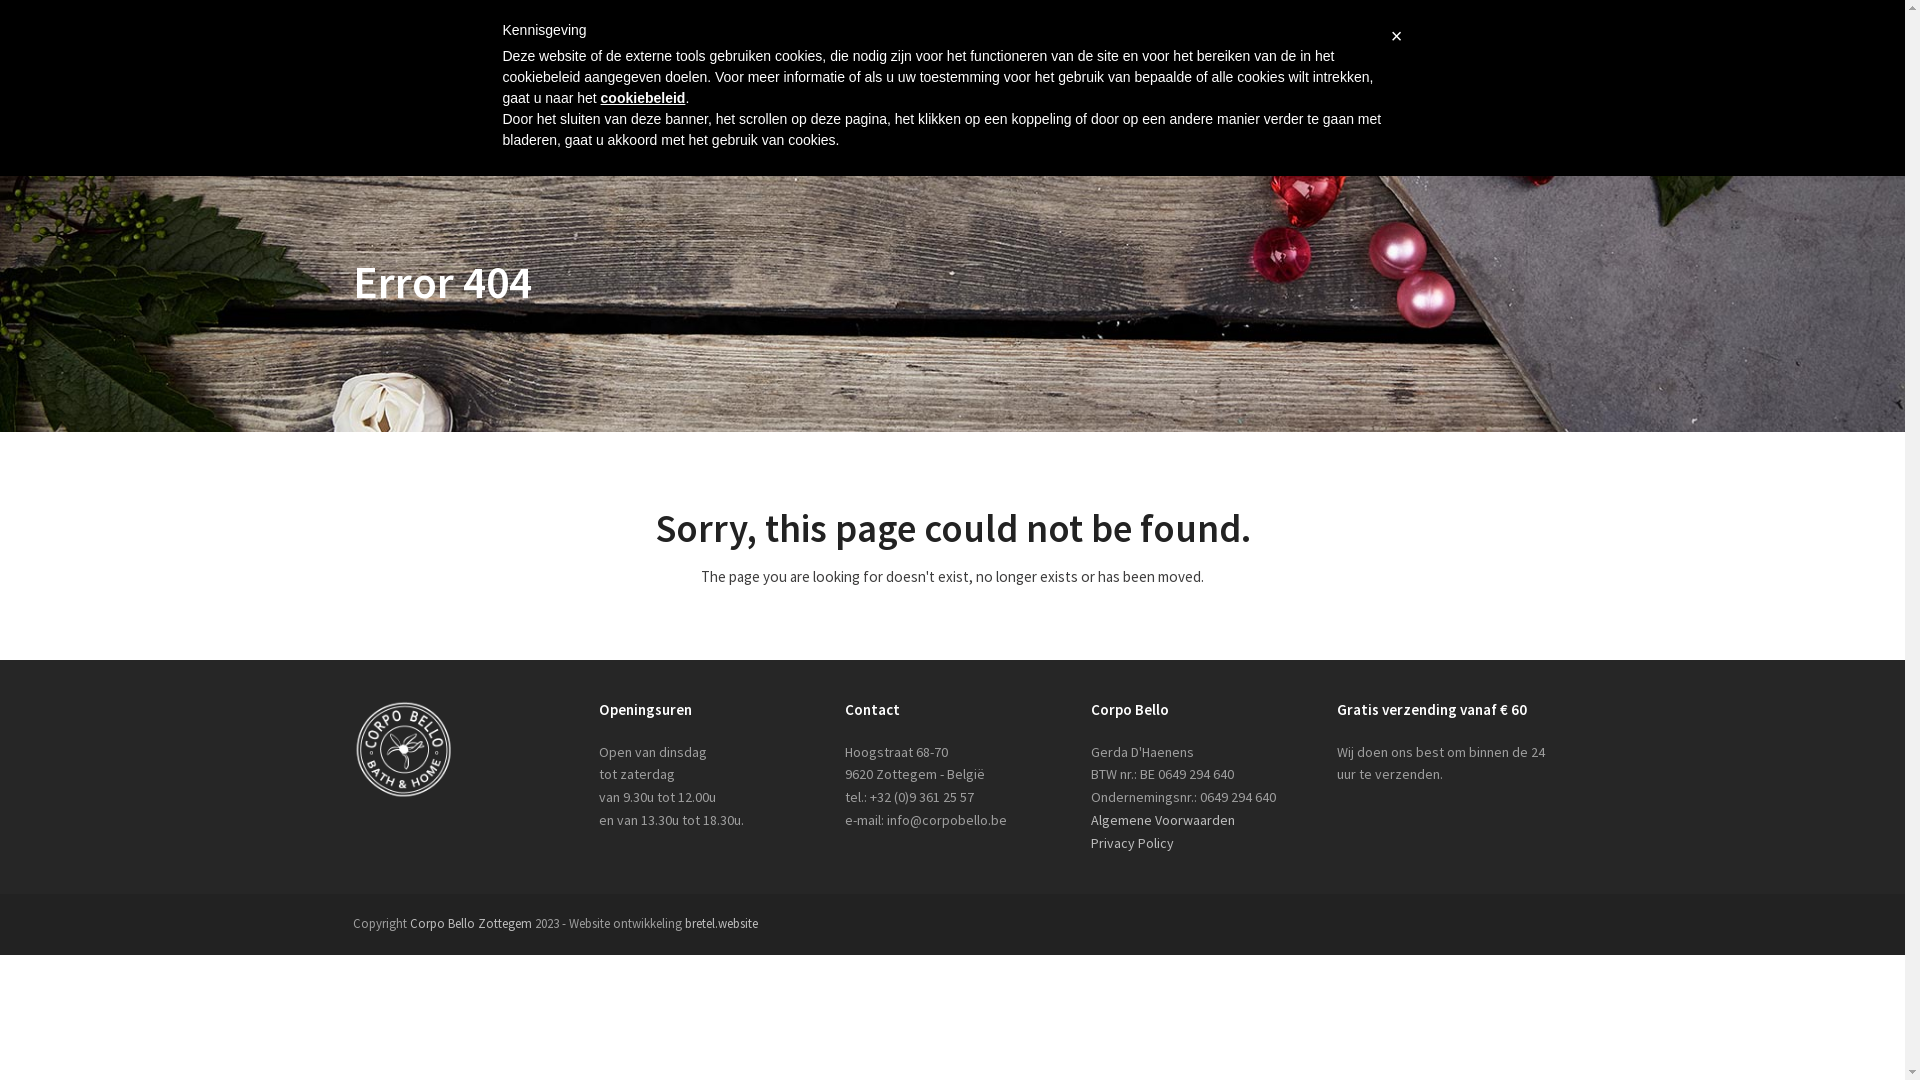 Image resolution: width=1920 pixels, height=1080 pixels. What do you see at coordinates (469, 923) in the screenshot?
I see `'Corpo Bello Zottegem'` at bounding box center [469, 923].